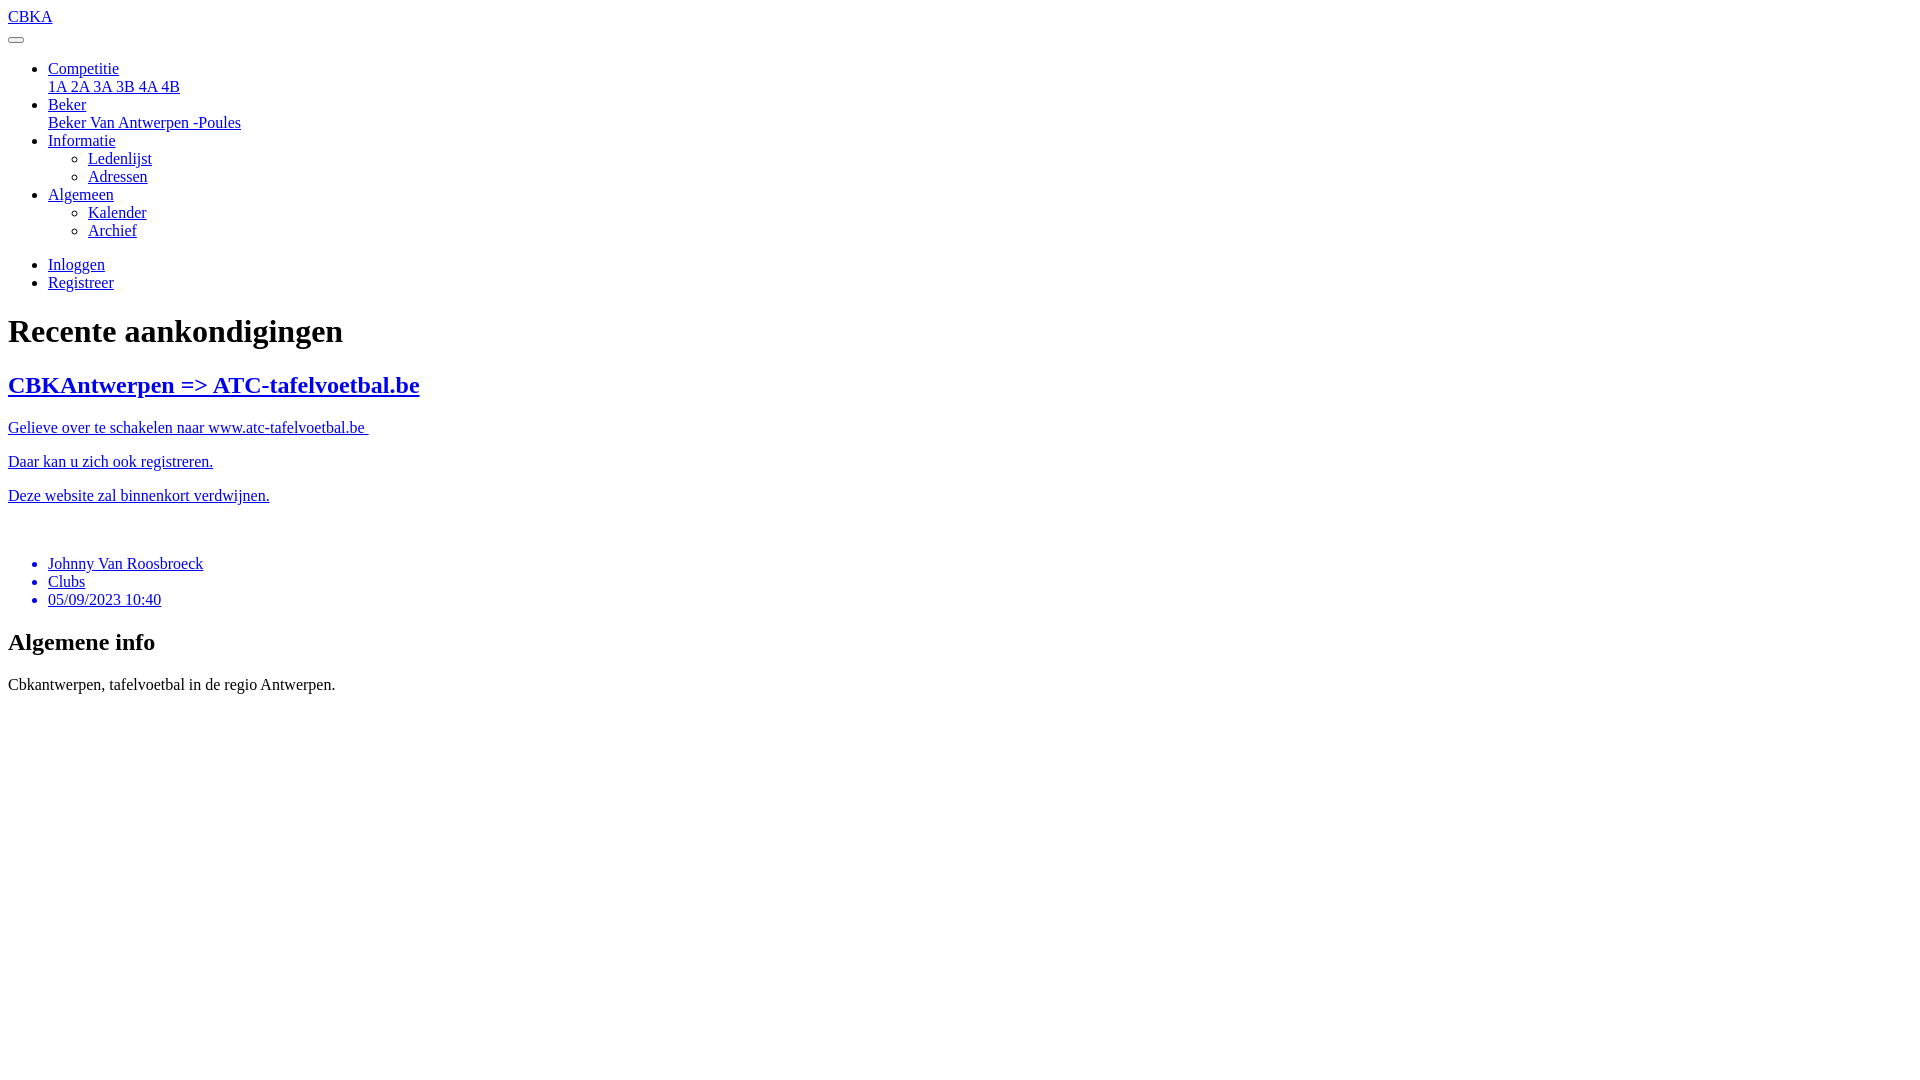  Describe the element at coordinates (138, 85) in the screenshot. I see `'4A'` at that location.